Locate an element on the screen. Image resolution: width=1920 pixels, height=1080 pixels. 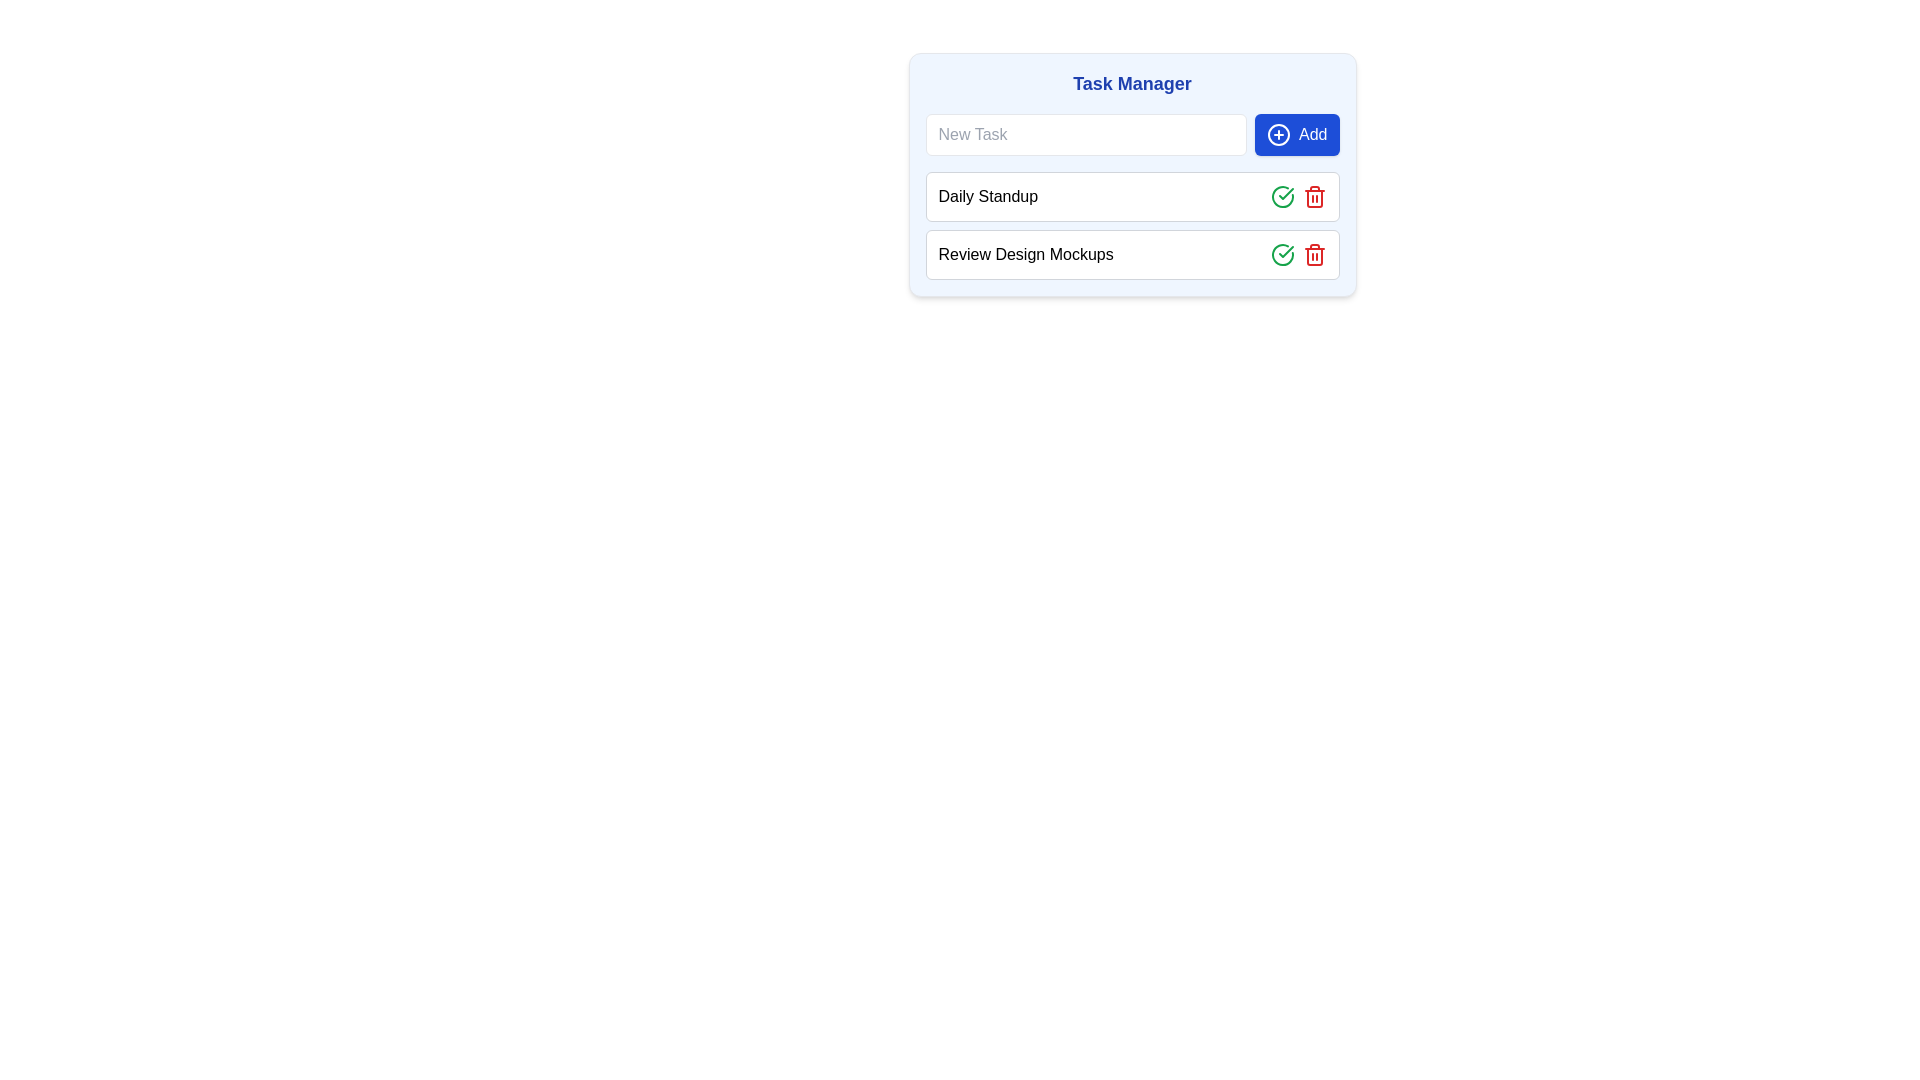
the decorative circular icon located to the left of the text 'Add' in the button at the top-right corner of the task manager interface is located at coordinates (1278, 135).